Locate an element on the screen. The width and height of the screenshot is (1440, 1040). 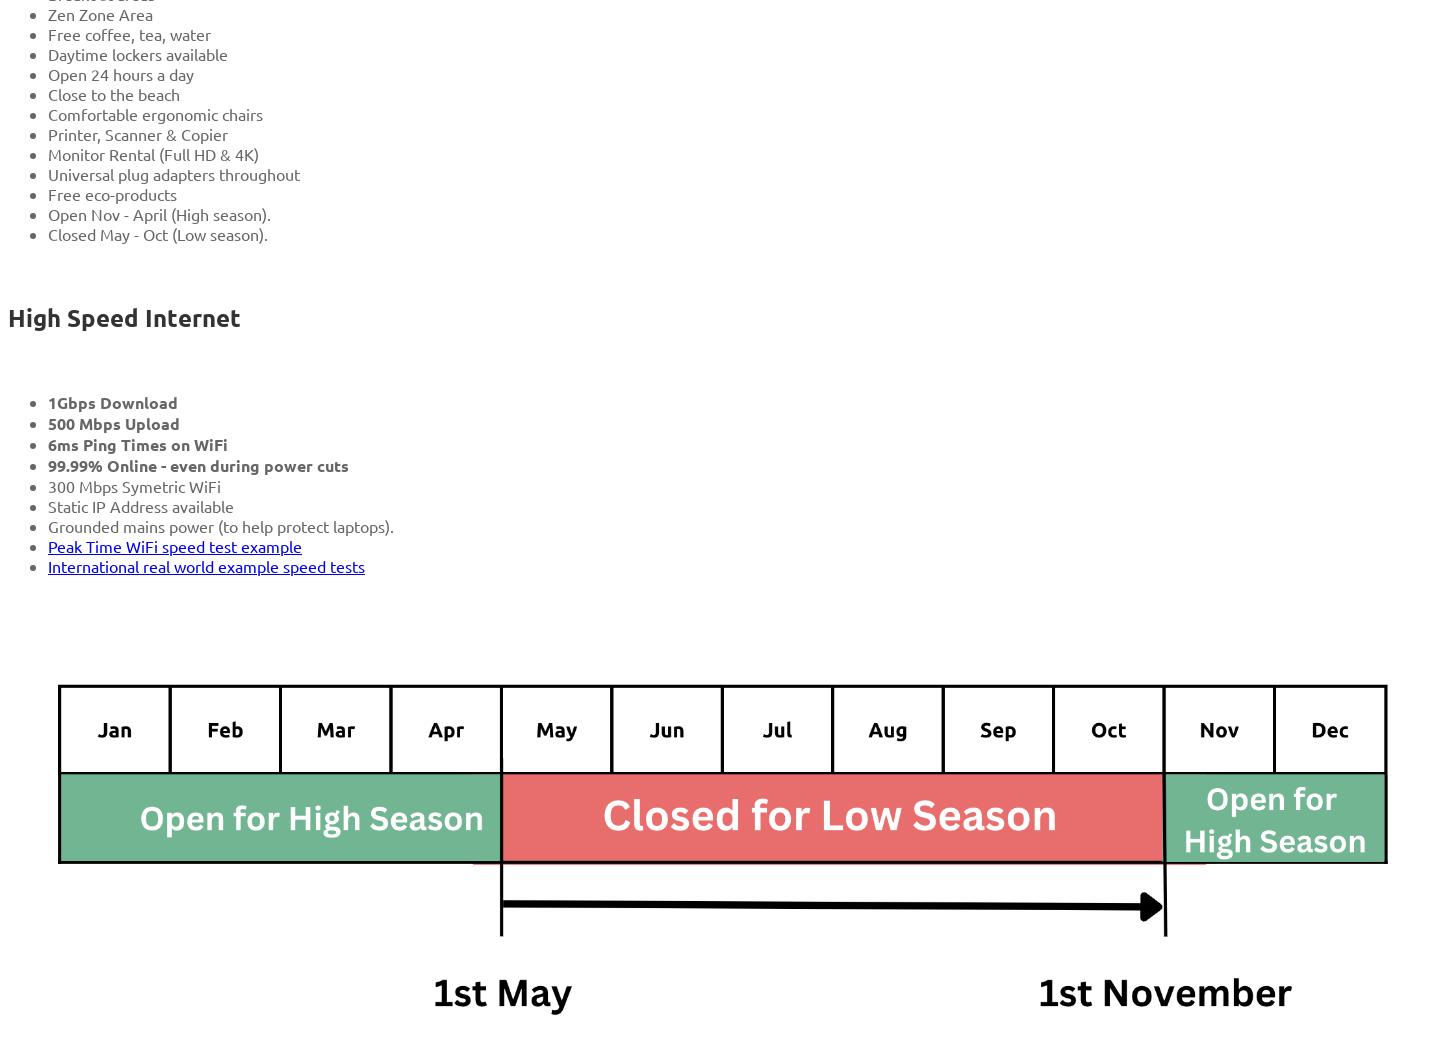
'Grounded mains power (to help protect laptops).' is located at coordinates (221, 525).